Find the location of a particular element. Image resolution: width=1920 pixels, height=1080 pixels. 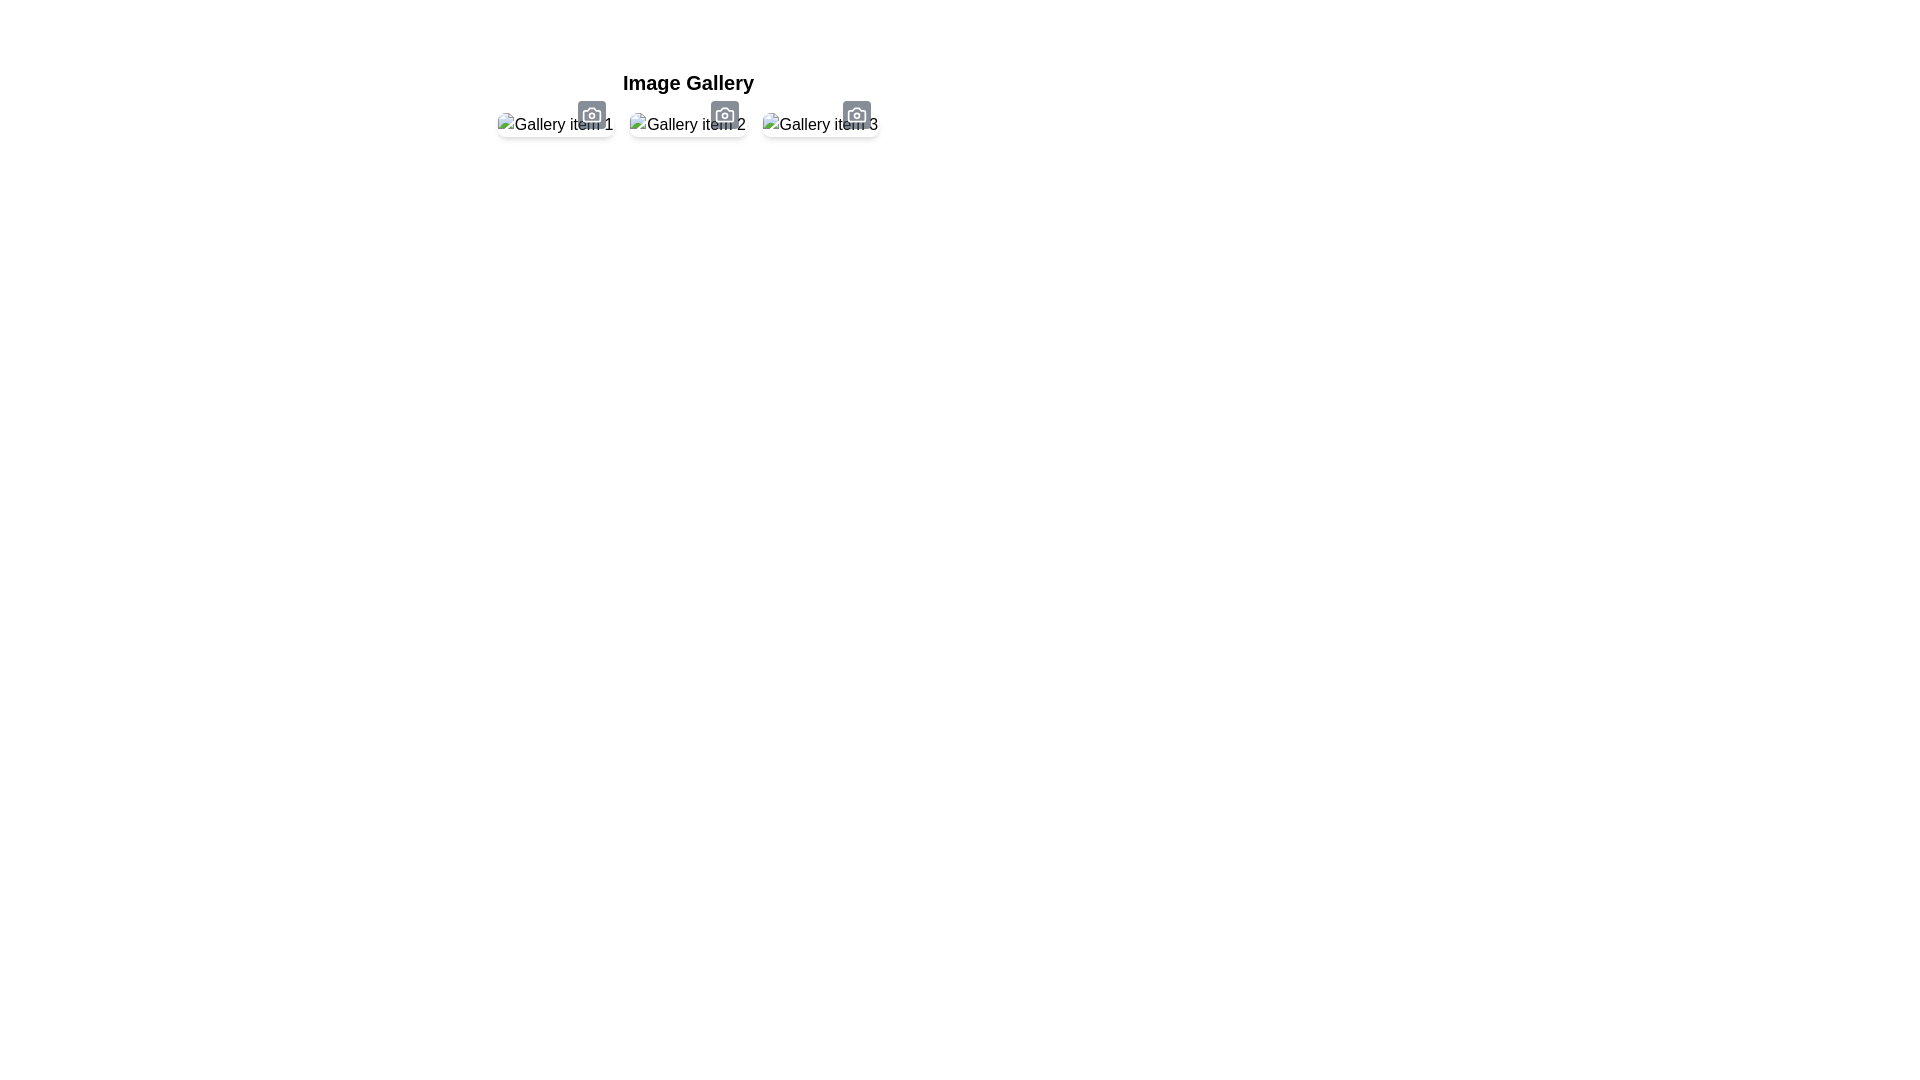

the camera icon located at the bottom-right corner of the third item in the 'Image Gallery' is located at coordinates (857, 115).